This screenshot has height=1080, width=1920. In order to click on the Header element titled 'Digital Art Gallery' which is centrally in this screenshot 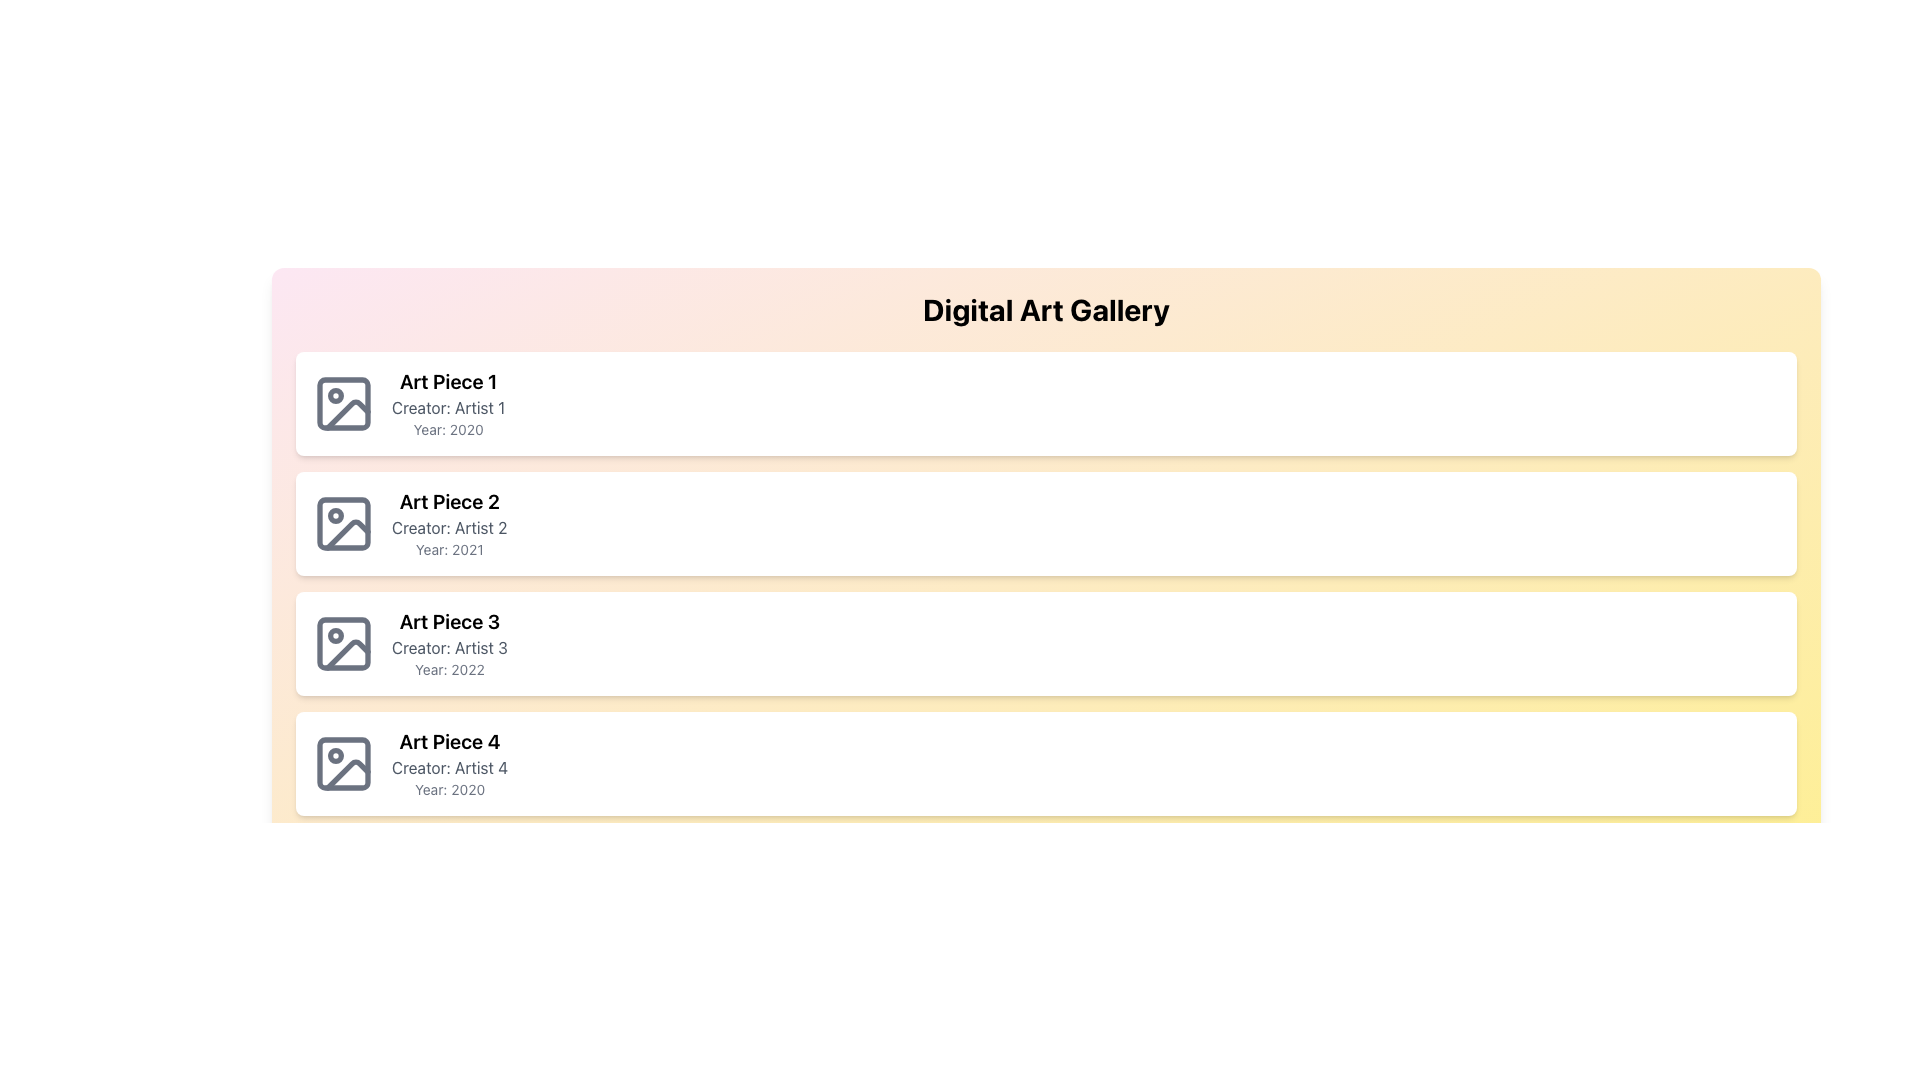, I will do `click(1045, 309)`.